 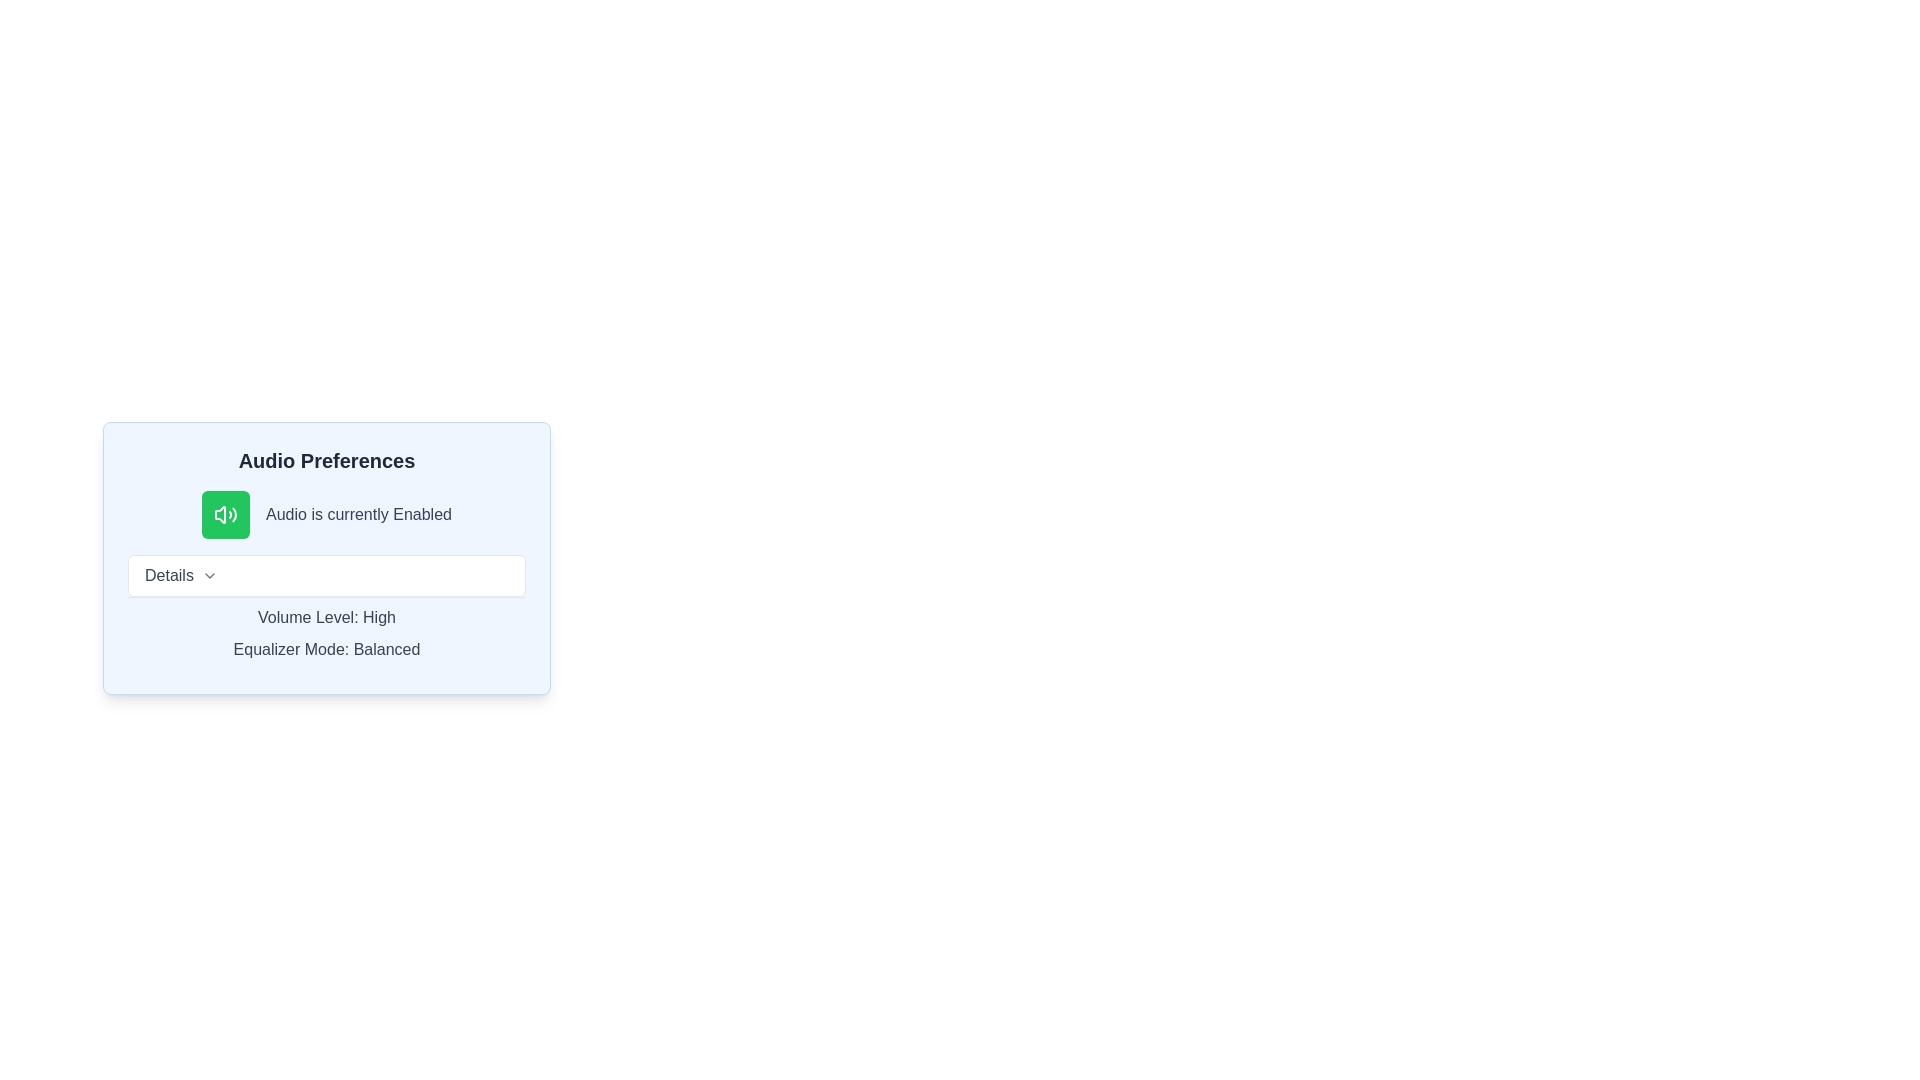 I want to click on the speaker icon representing audio functionality located at the top left corner of the 'Audio Preferences' panel, adjacent to 'Audio is currently Enabled', so click(x=220, y=514).